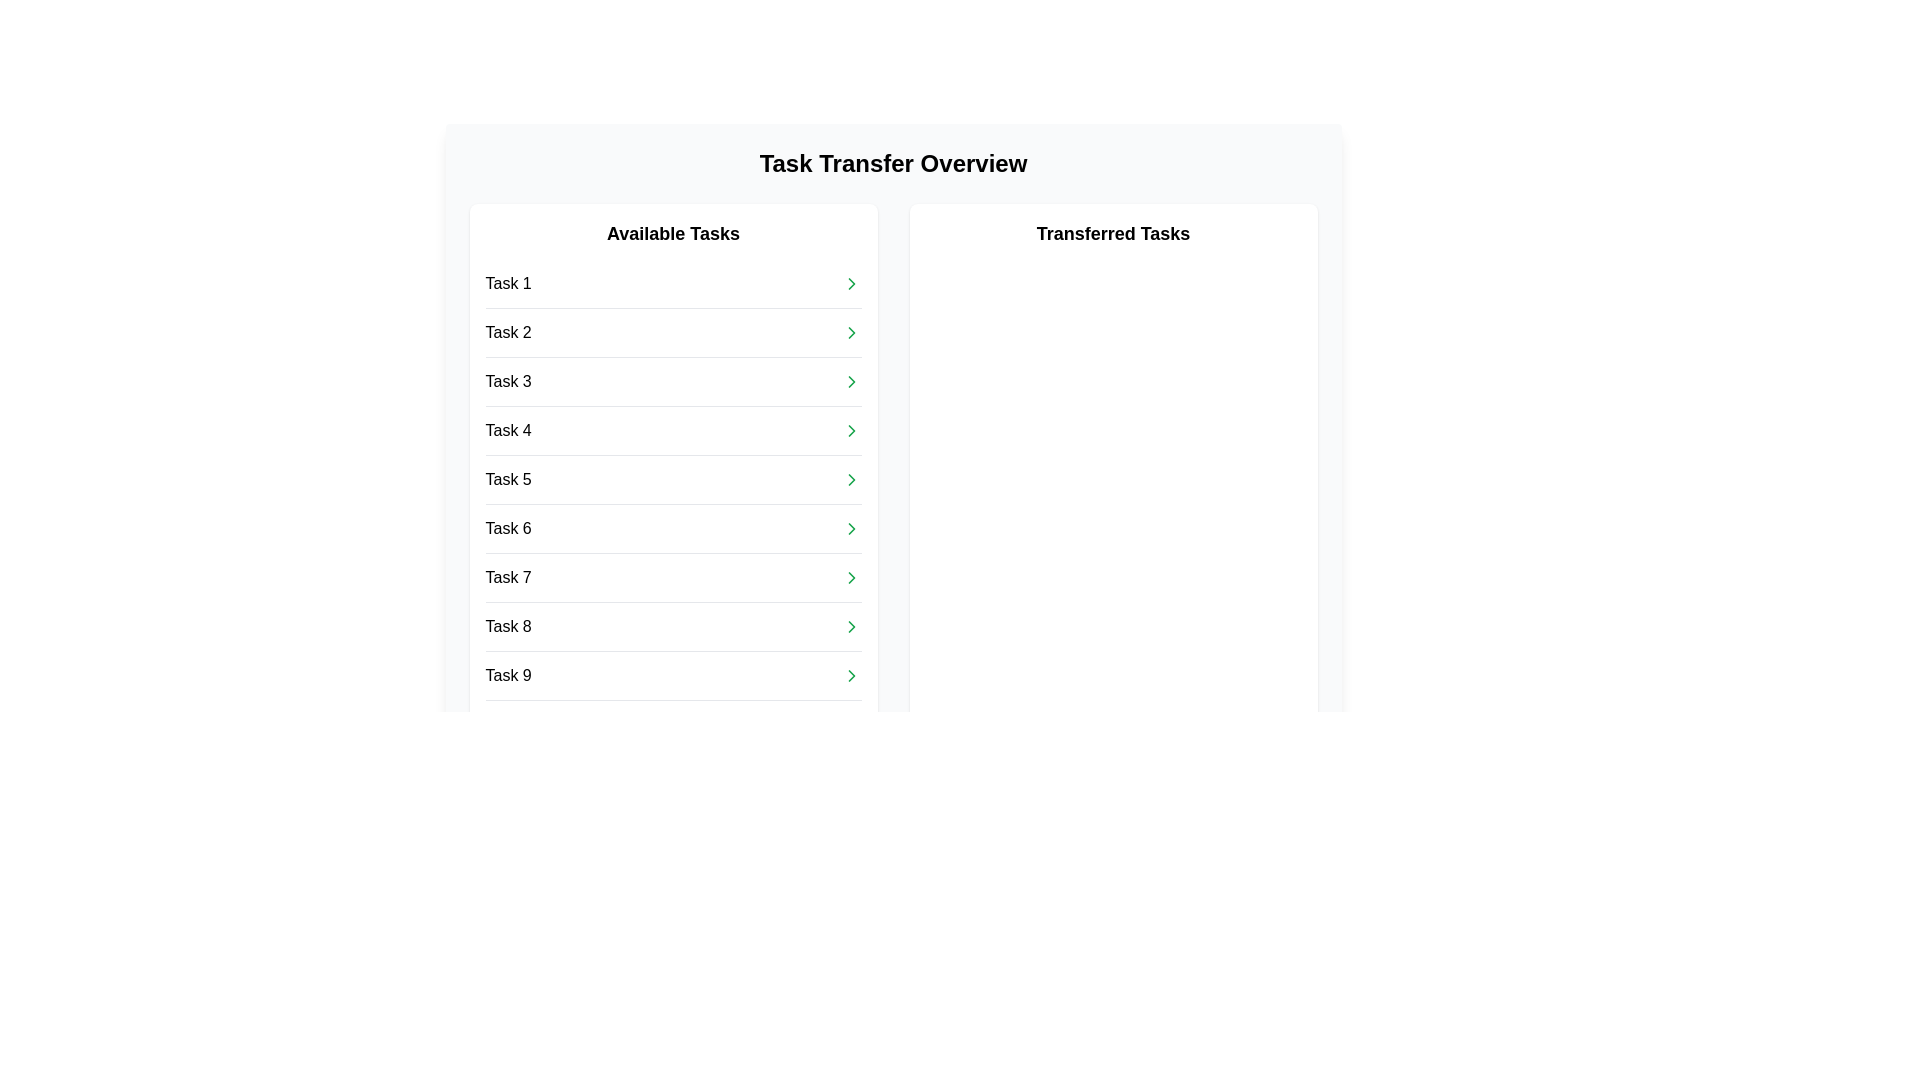 Image resolution: width=1920 pixels, height=1080 pixels. Describe the element at coordinates (851, 381) in the screenshot. I see `the icon button at the right end of the 'Task 3' row in the 'Available Tasks' column to initiate navigation or action` at that location.